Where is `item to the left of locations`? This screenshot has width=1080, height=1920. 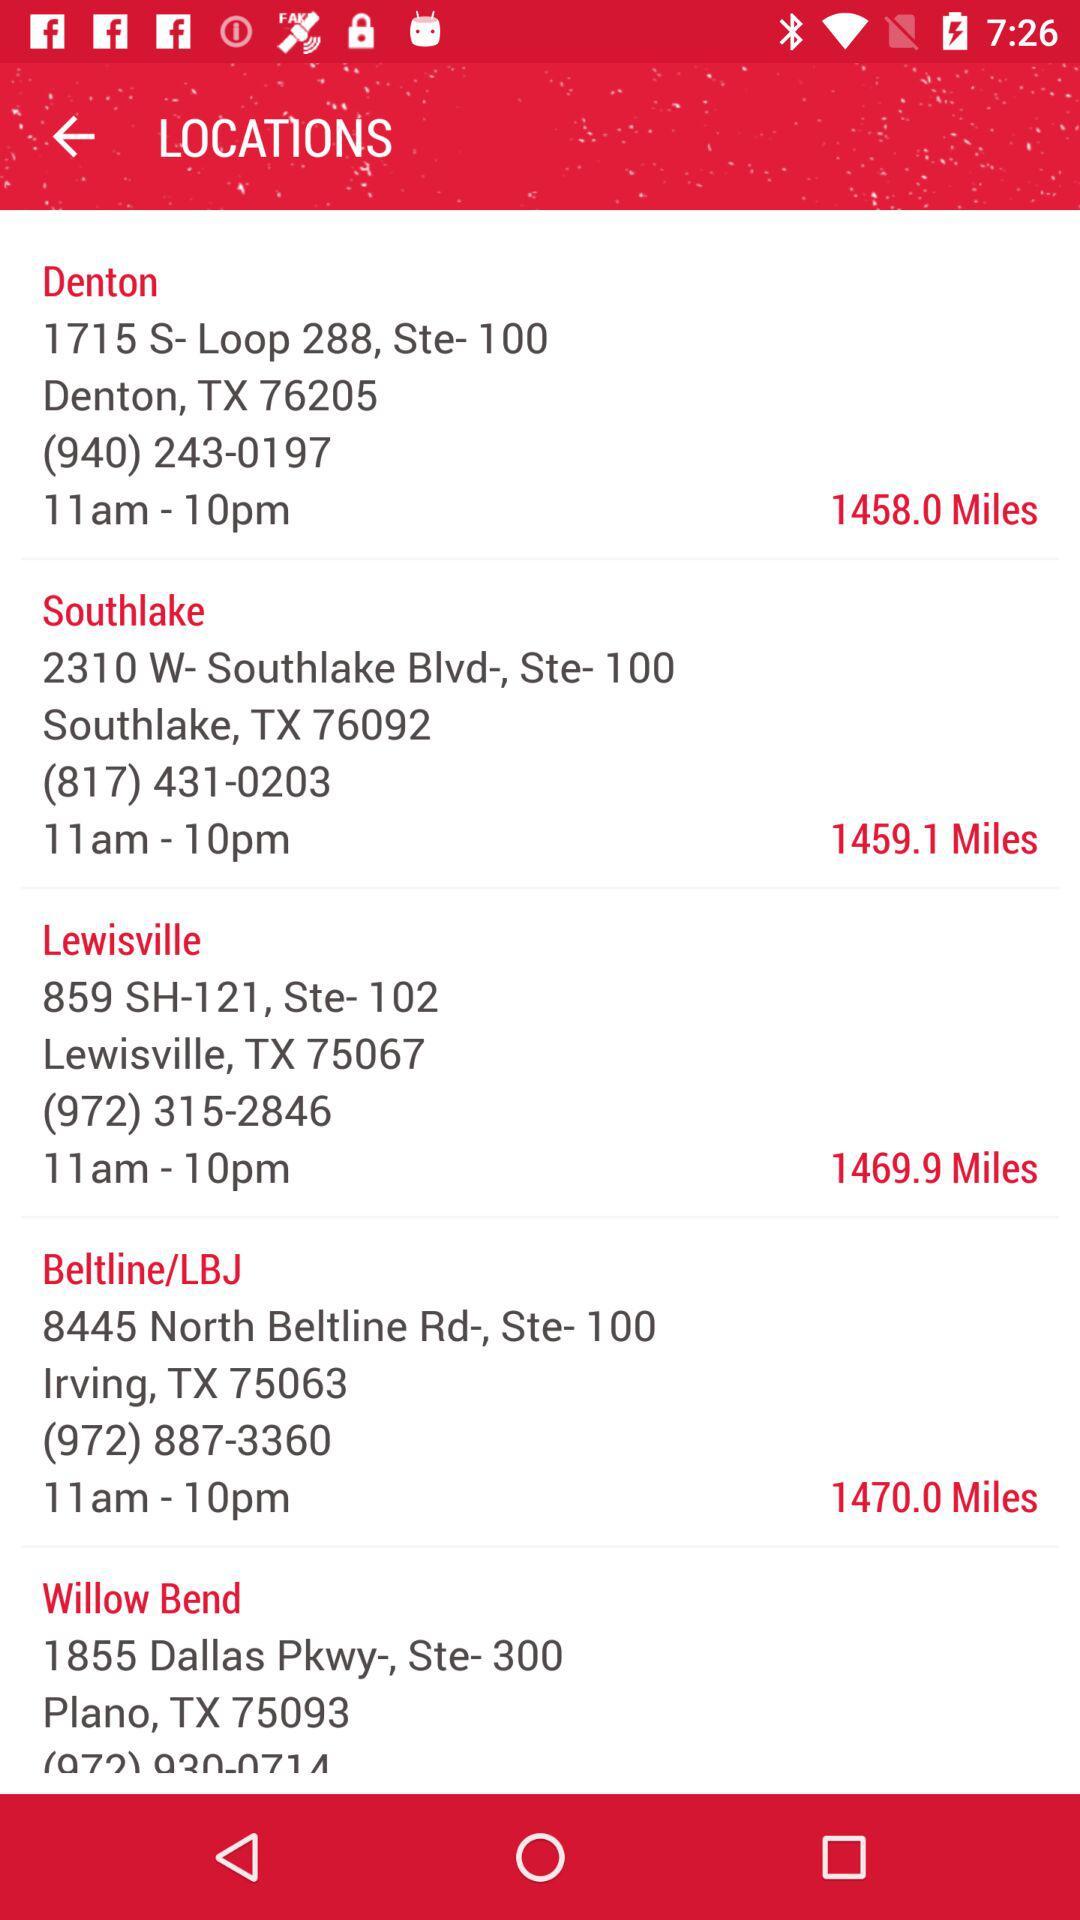 item to the left of locations is located at coordinates (72, 135).